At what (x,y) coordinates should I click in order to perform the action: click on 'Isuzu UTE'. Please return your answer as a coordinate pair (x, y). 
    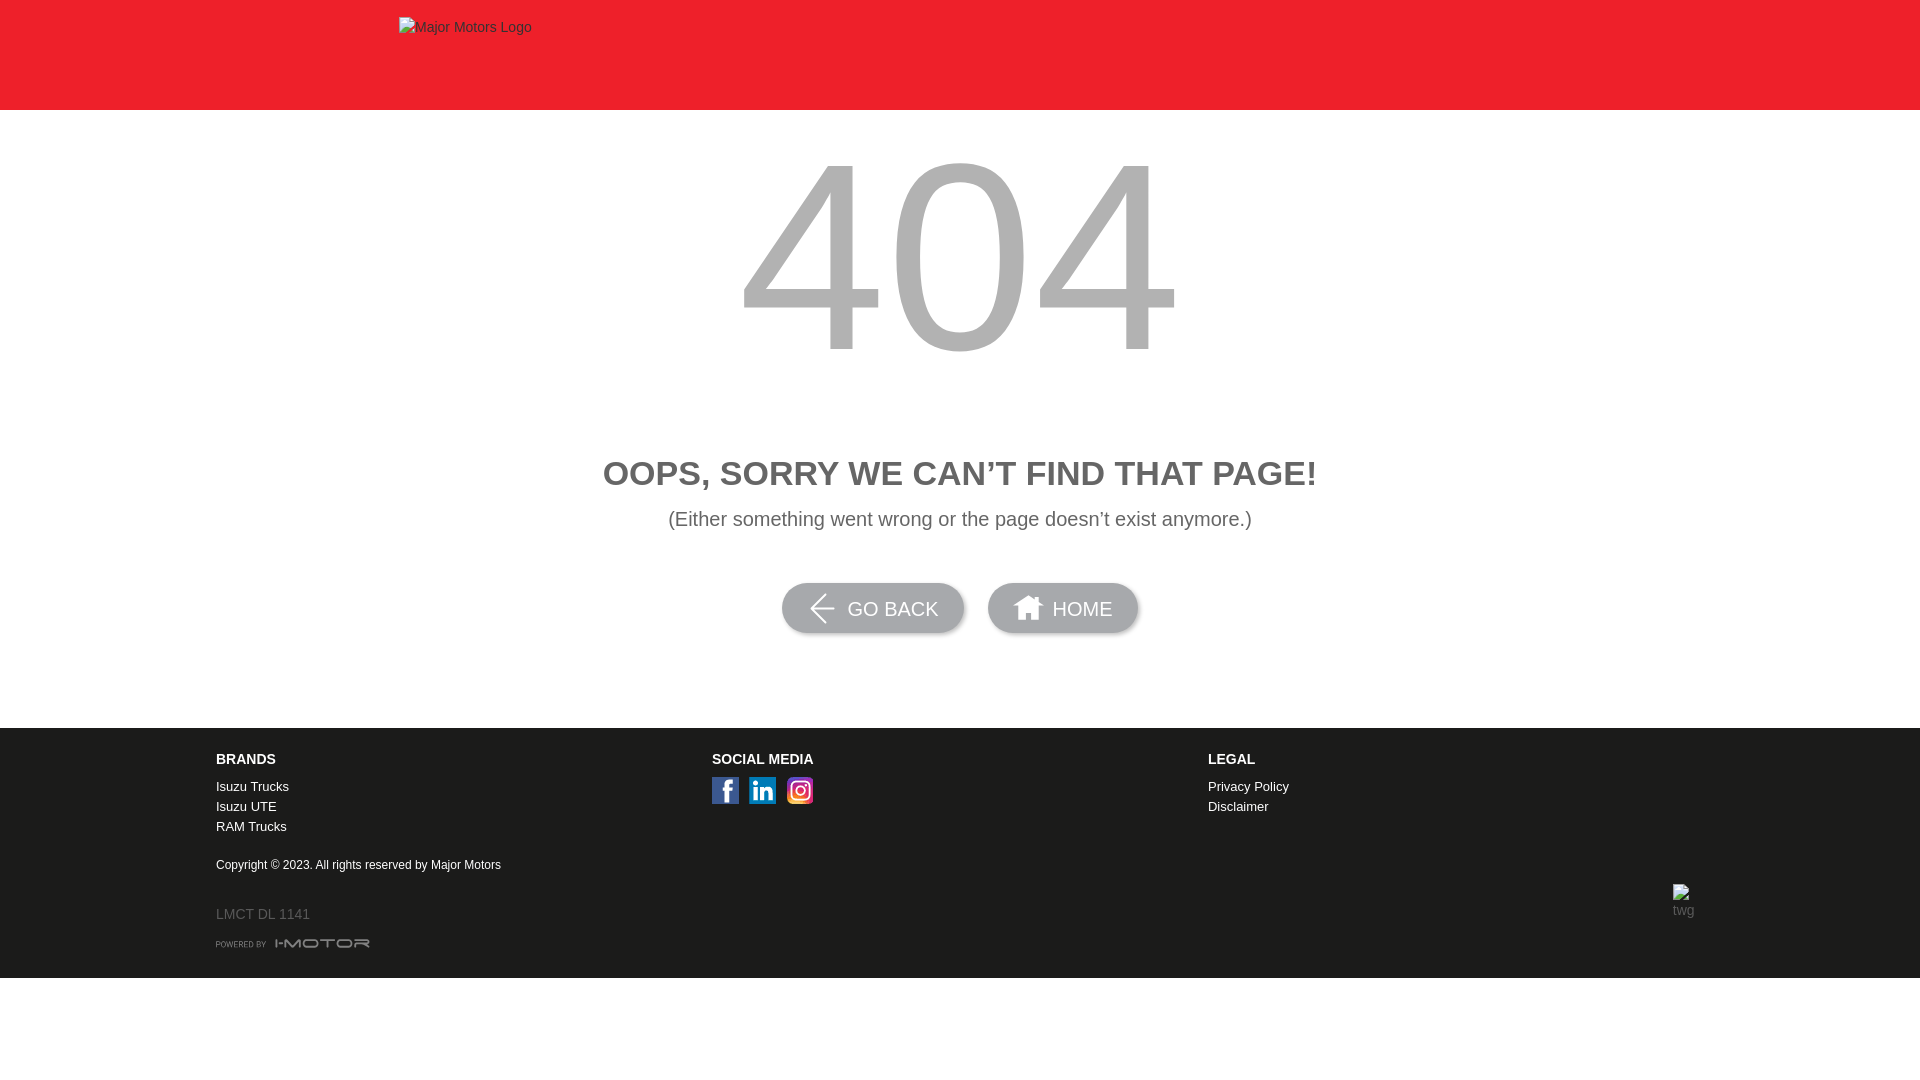
    Looking at the image, I should click on (216, 805).